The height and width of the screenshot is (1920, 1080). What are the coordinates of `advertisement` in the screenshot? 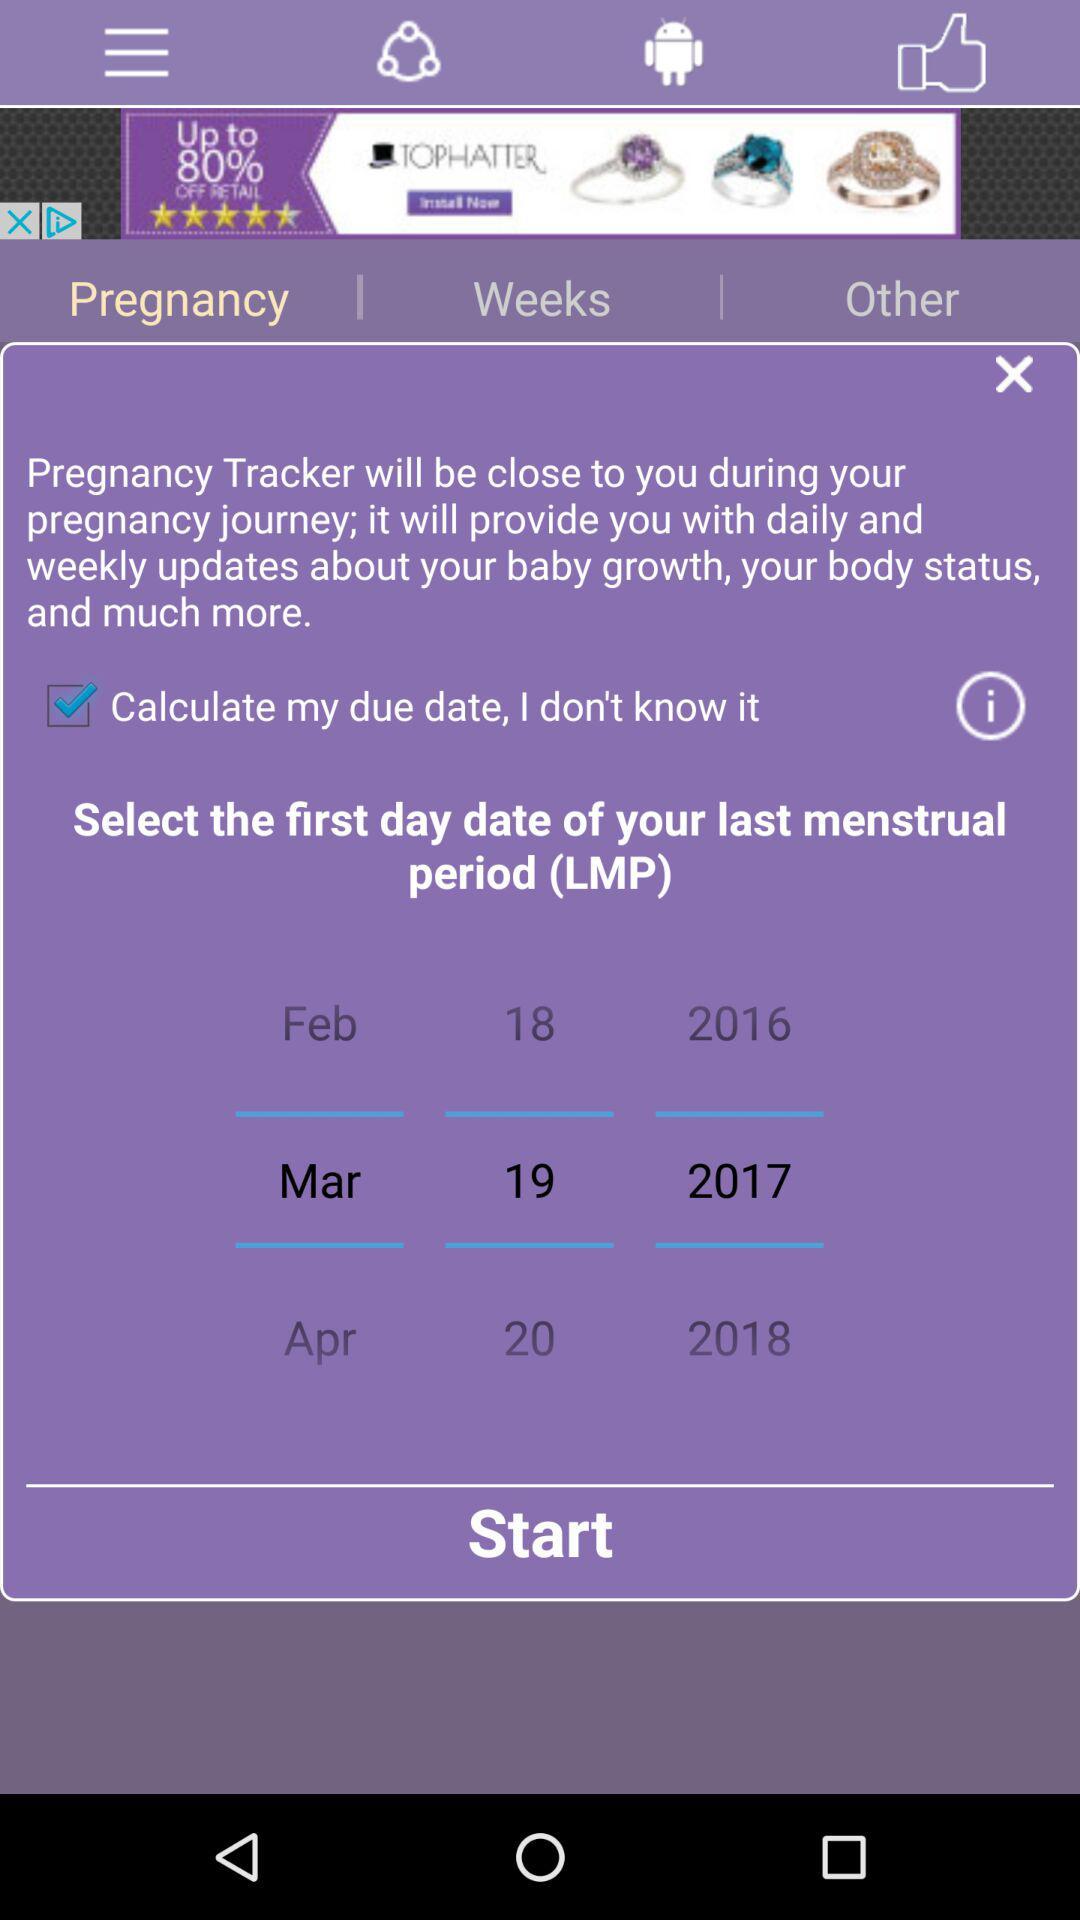 It's located at (540, 173).